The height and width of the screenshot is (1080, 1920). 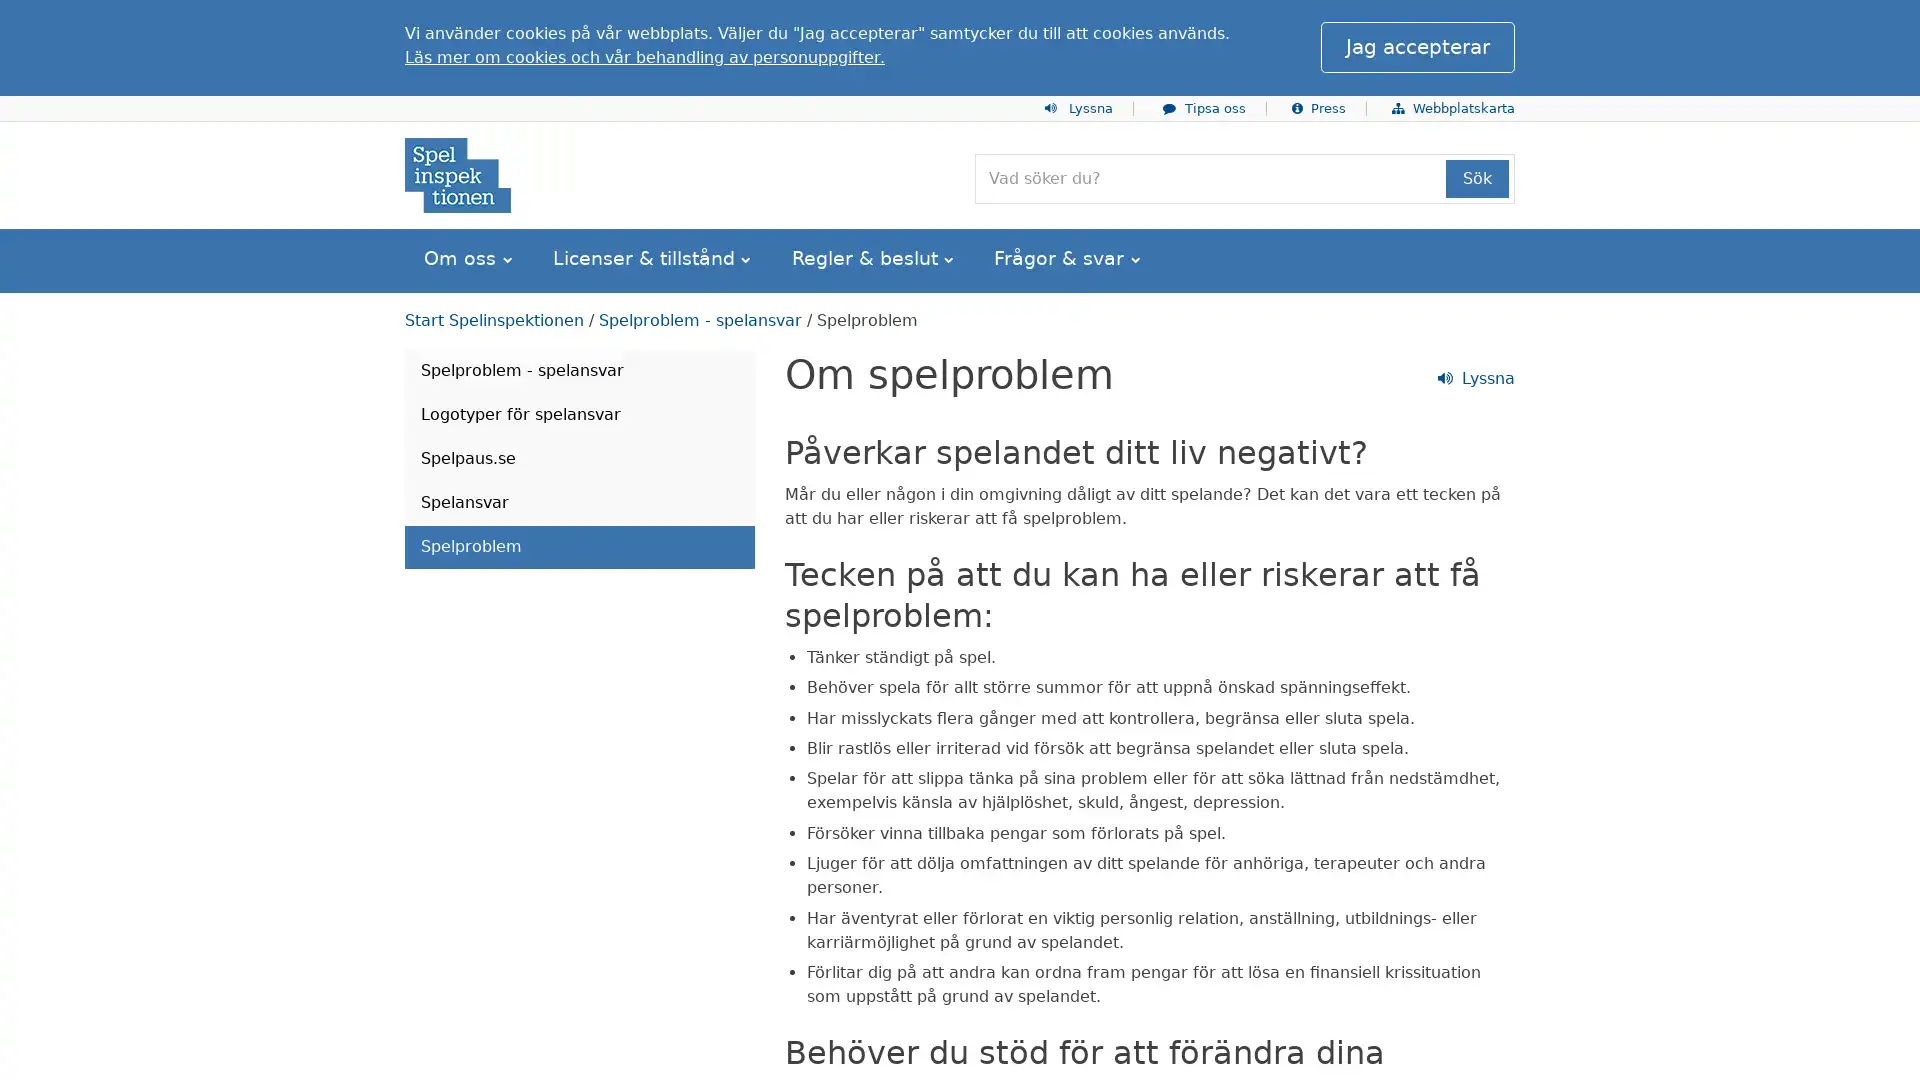 I want to click on ReadSpeaker webReader: Lyssna med webReader, so click(x=483, y=373).